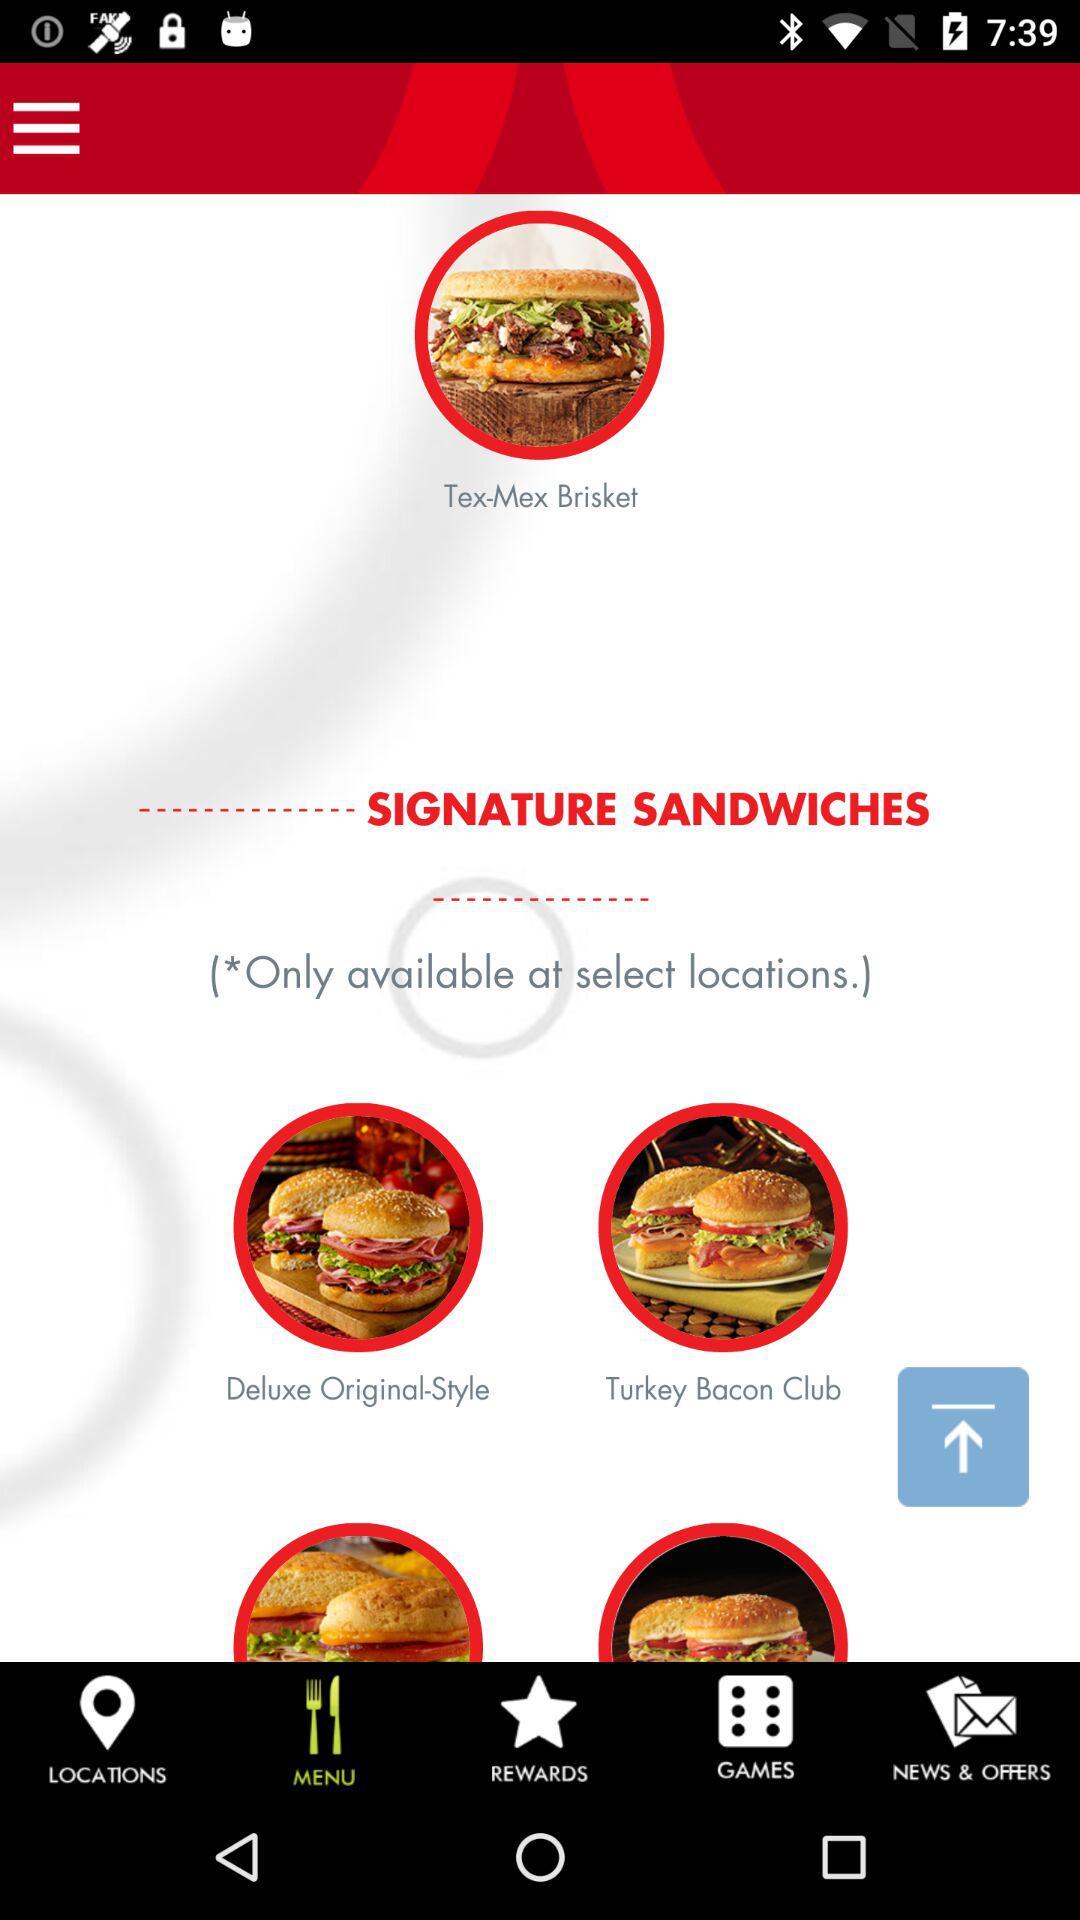 This screenshot has width=1080, height=1920. I want to click on menu options, so click(45, 127).